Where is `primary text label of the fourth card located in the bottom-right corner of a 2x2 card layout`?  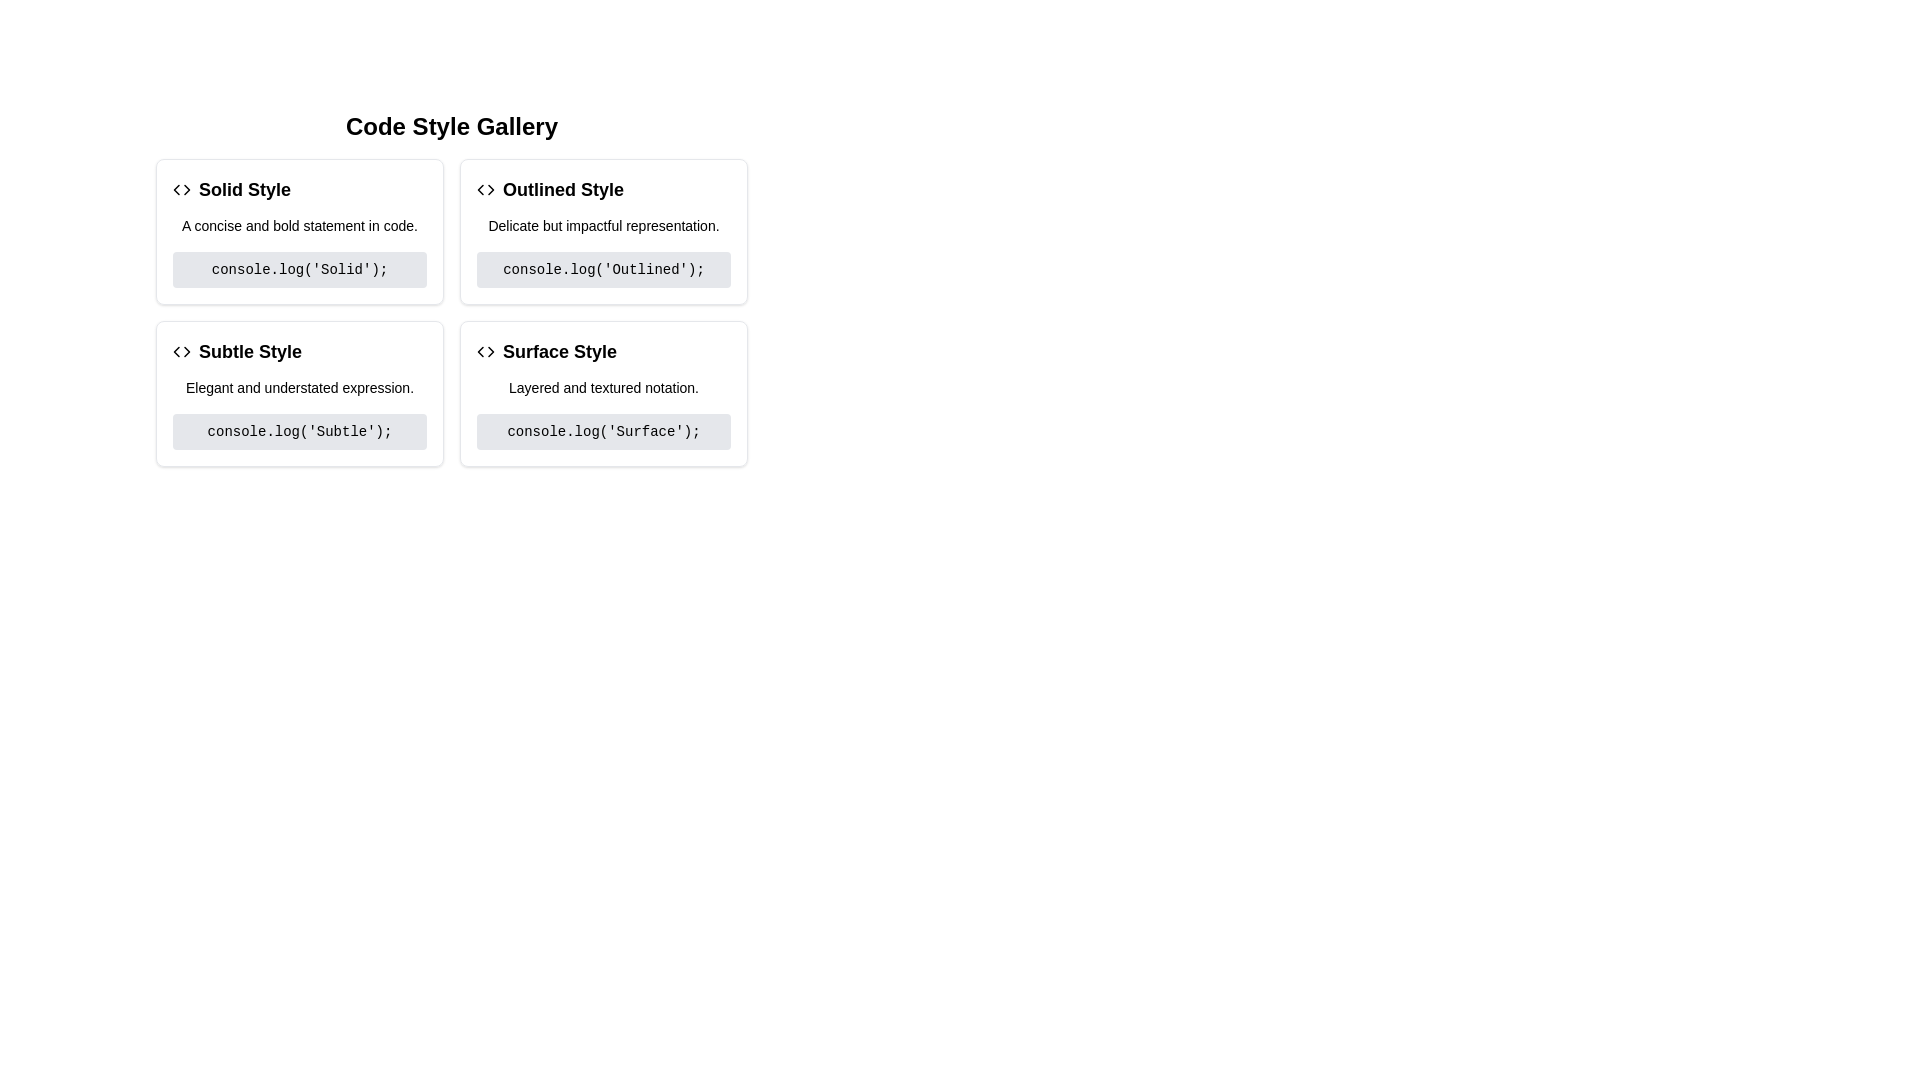 primary text label of the fourth card located in the bottom-right corner of a 2x2 card layout is located at coordinates (560, 350).